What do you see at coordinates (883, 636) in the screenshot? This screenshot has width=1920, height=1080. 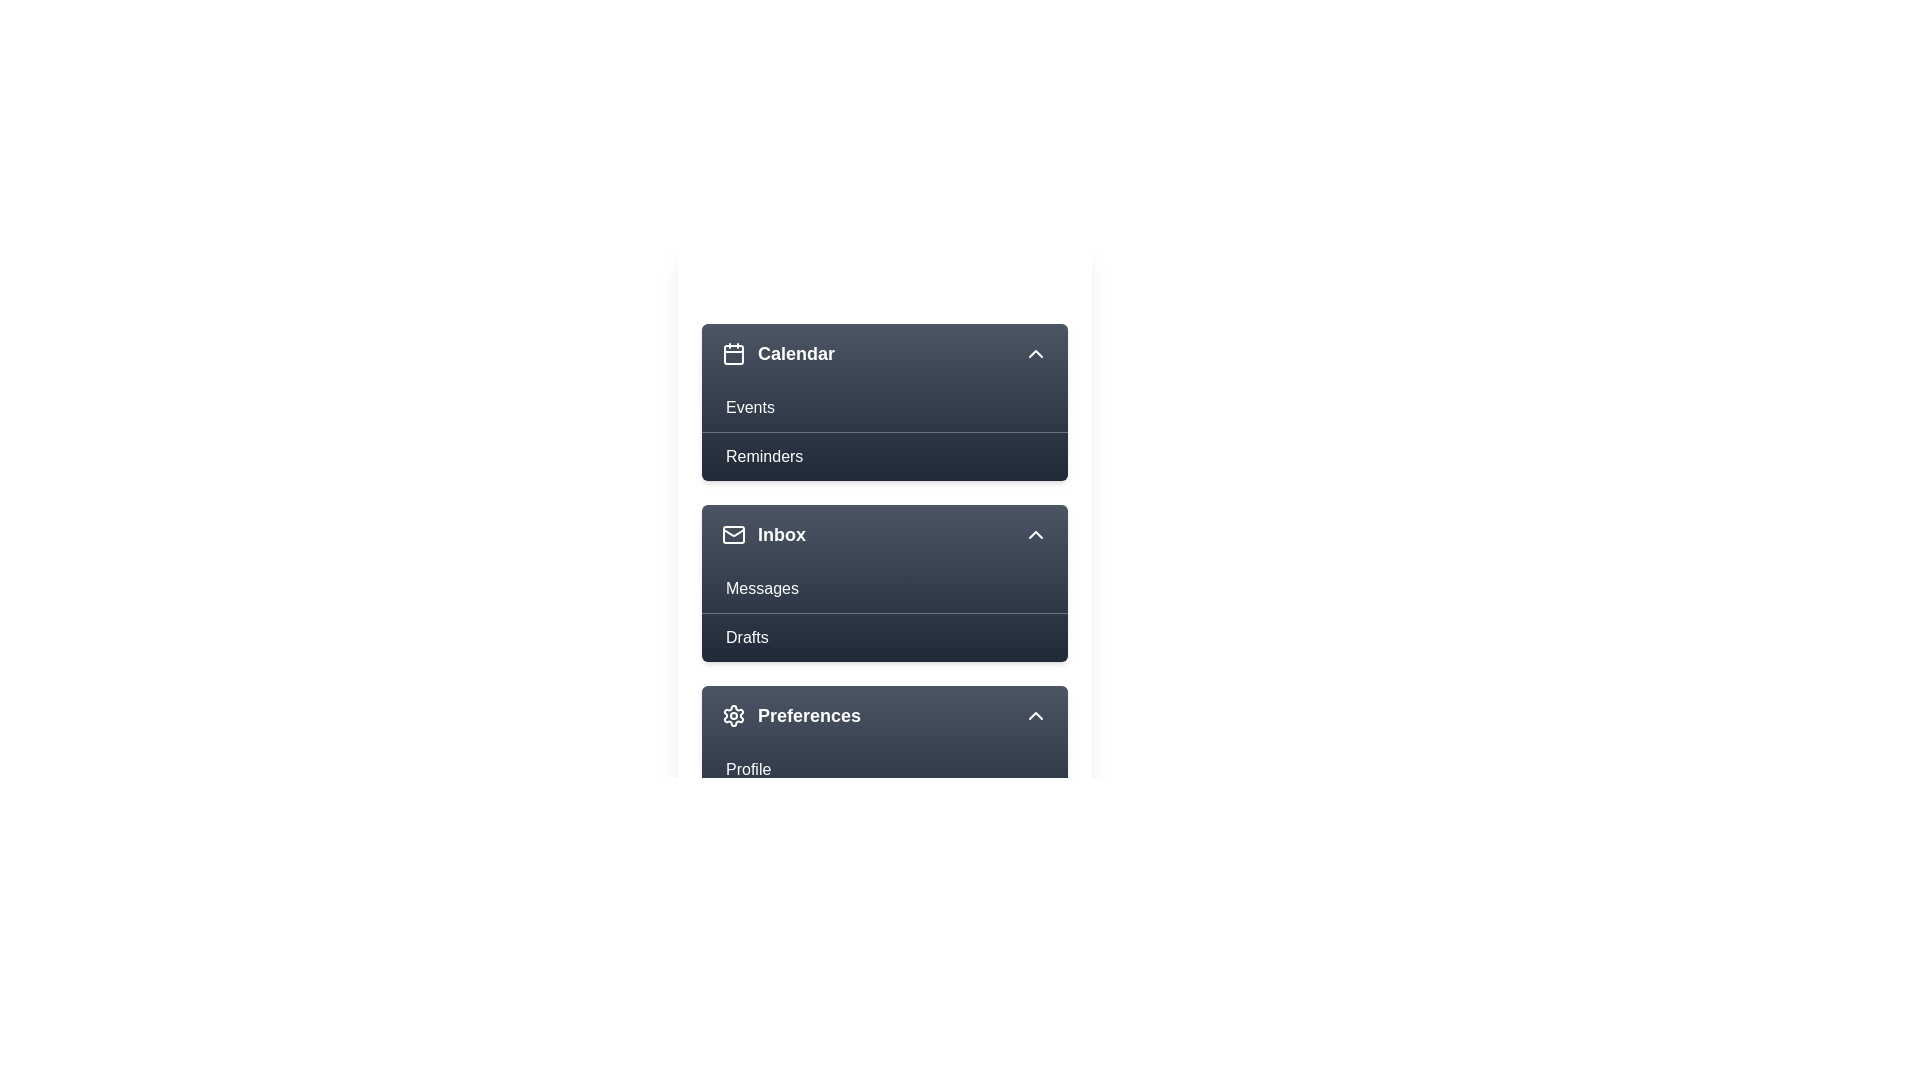 I see `the menu item Drafts from the section Inbox` at bounding box center [883, 636].